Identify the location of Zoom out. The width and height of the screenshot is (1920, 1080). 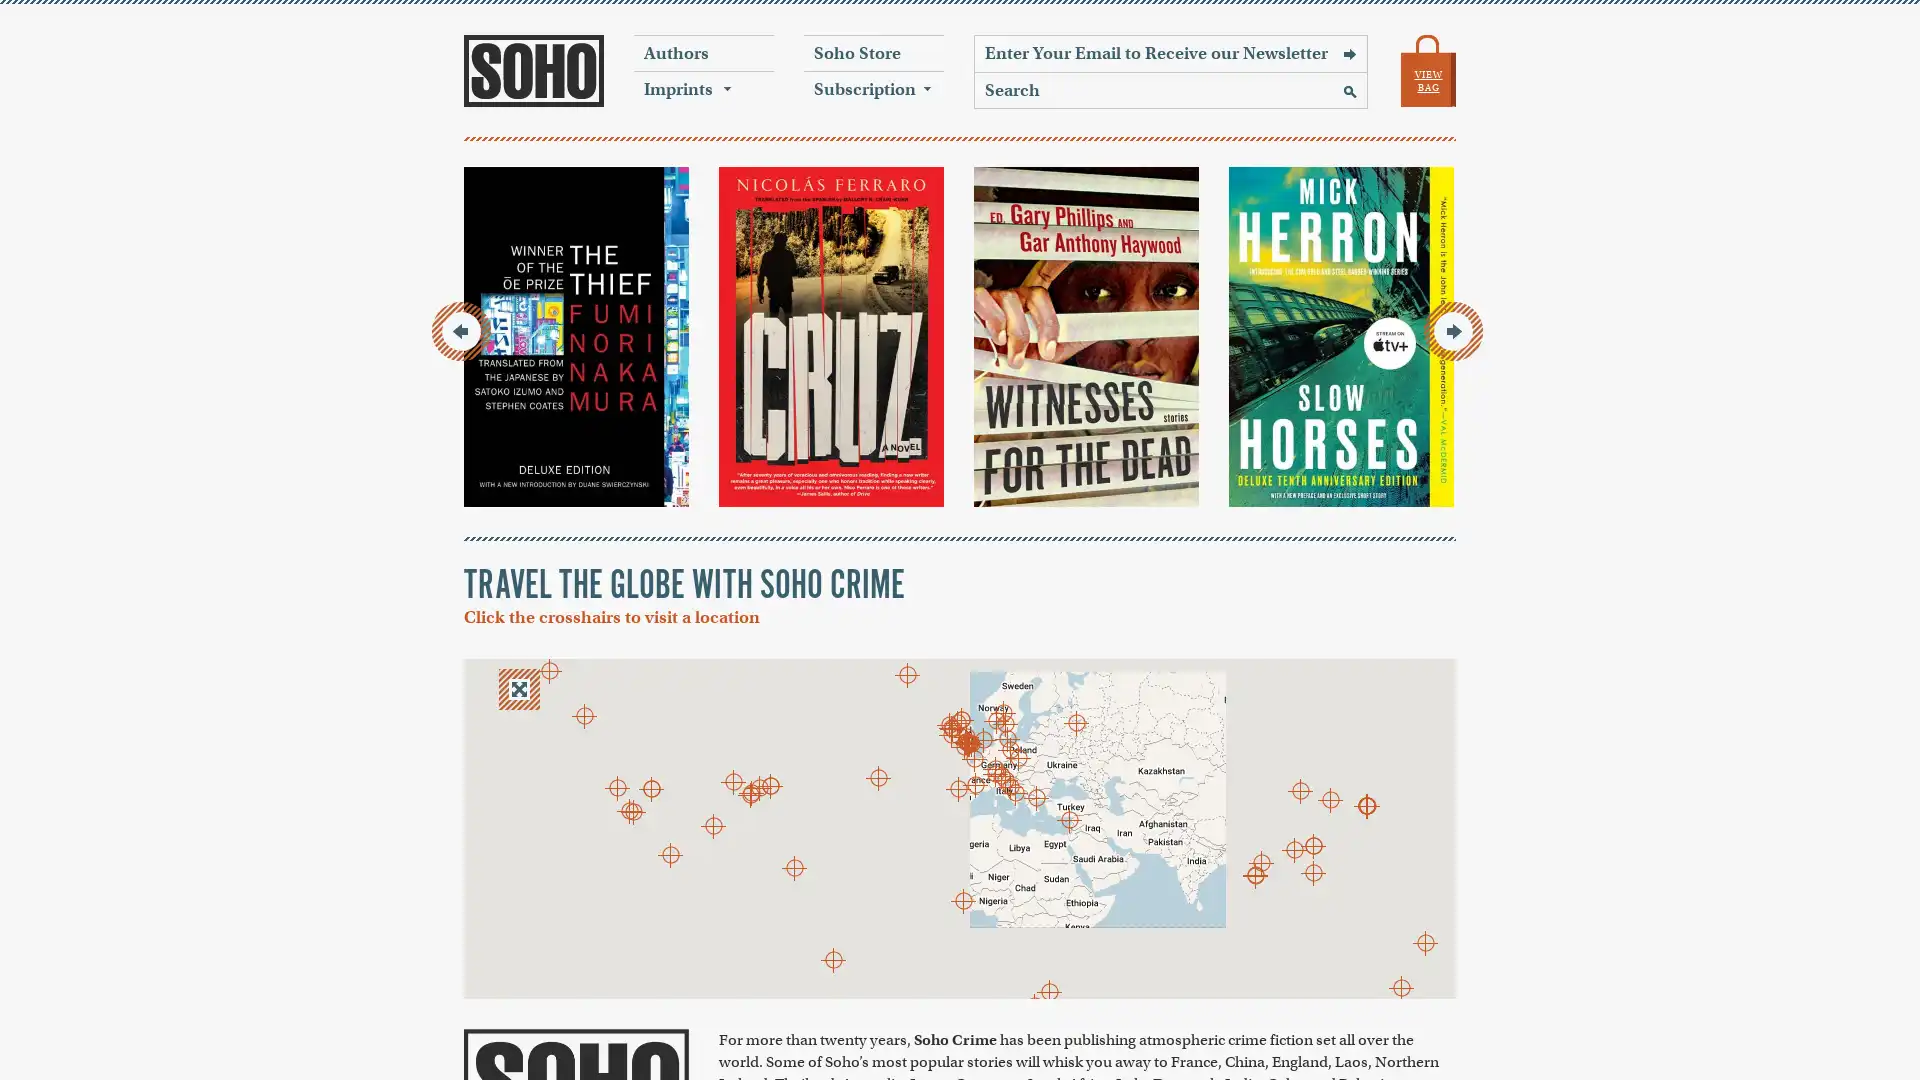
(1424, 952).